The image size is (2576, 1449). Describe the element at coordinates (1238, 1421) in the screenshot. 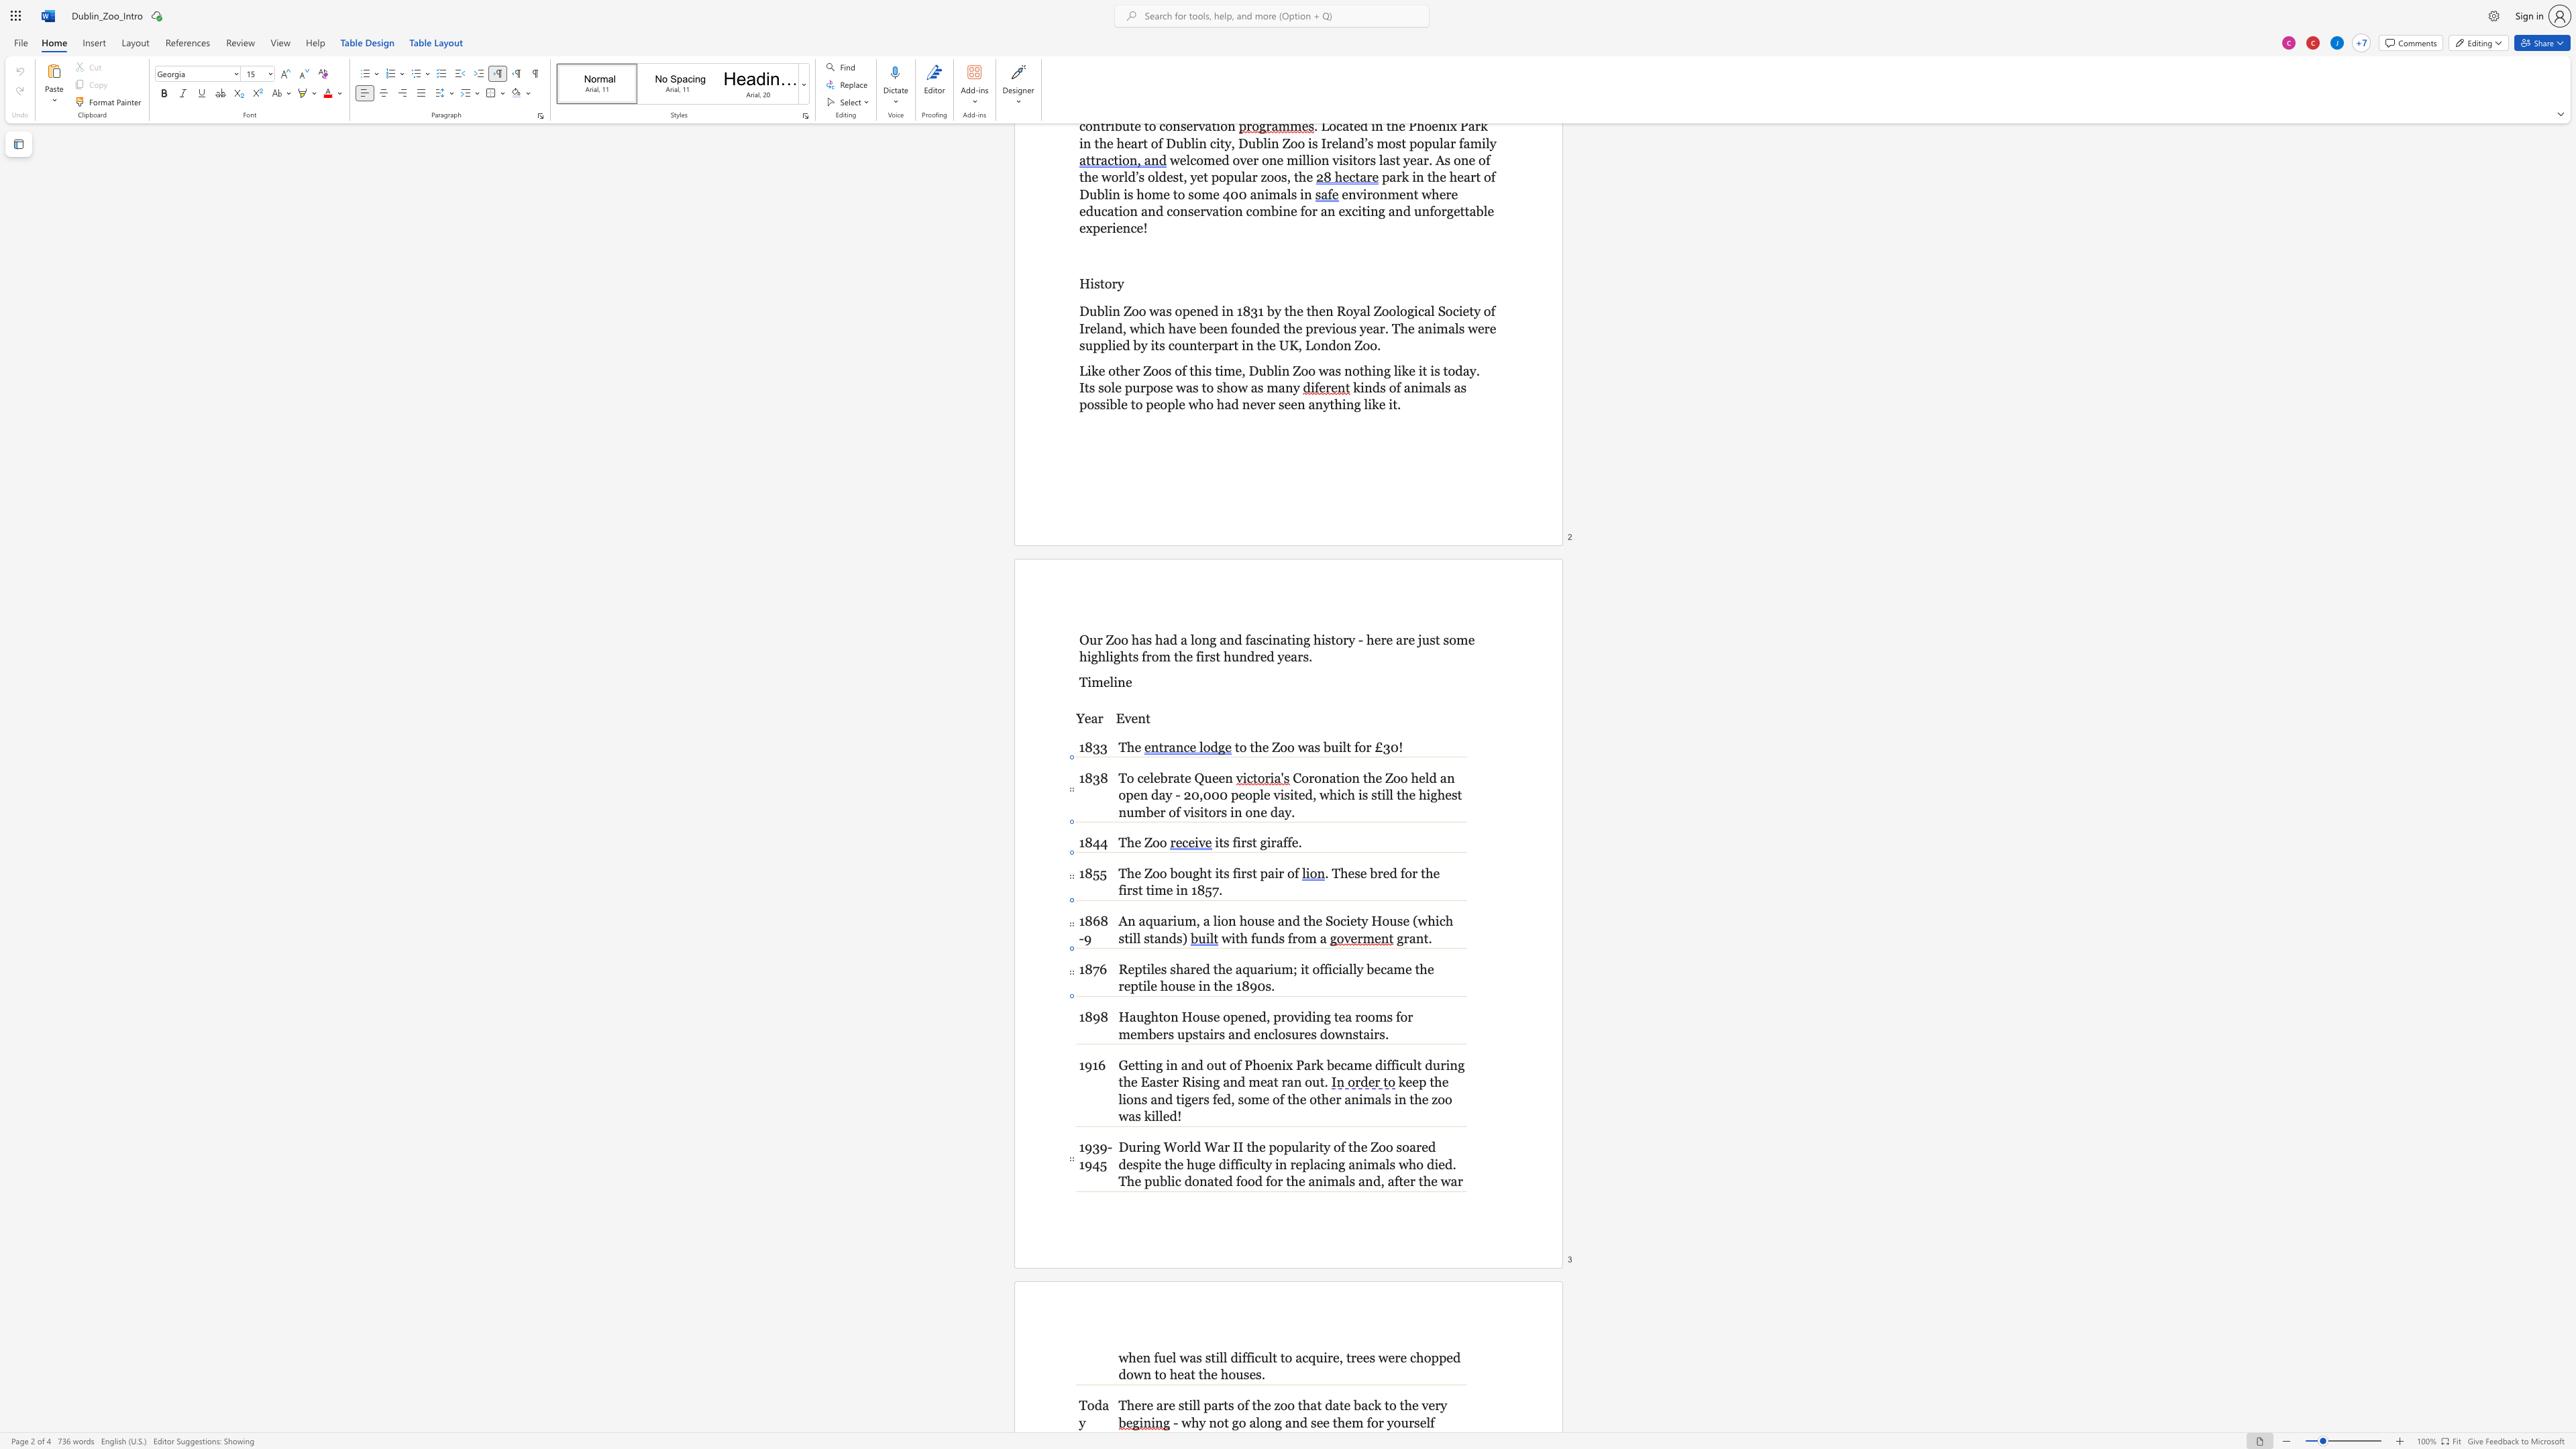

I see `the space between the continuous character "g" and "o" in the text` at that location.